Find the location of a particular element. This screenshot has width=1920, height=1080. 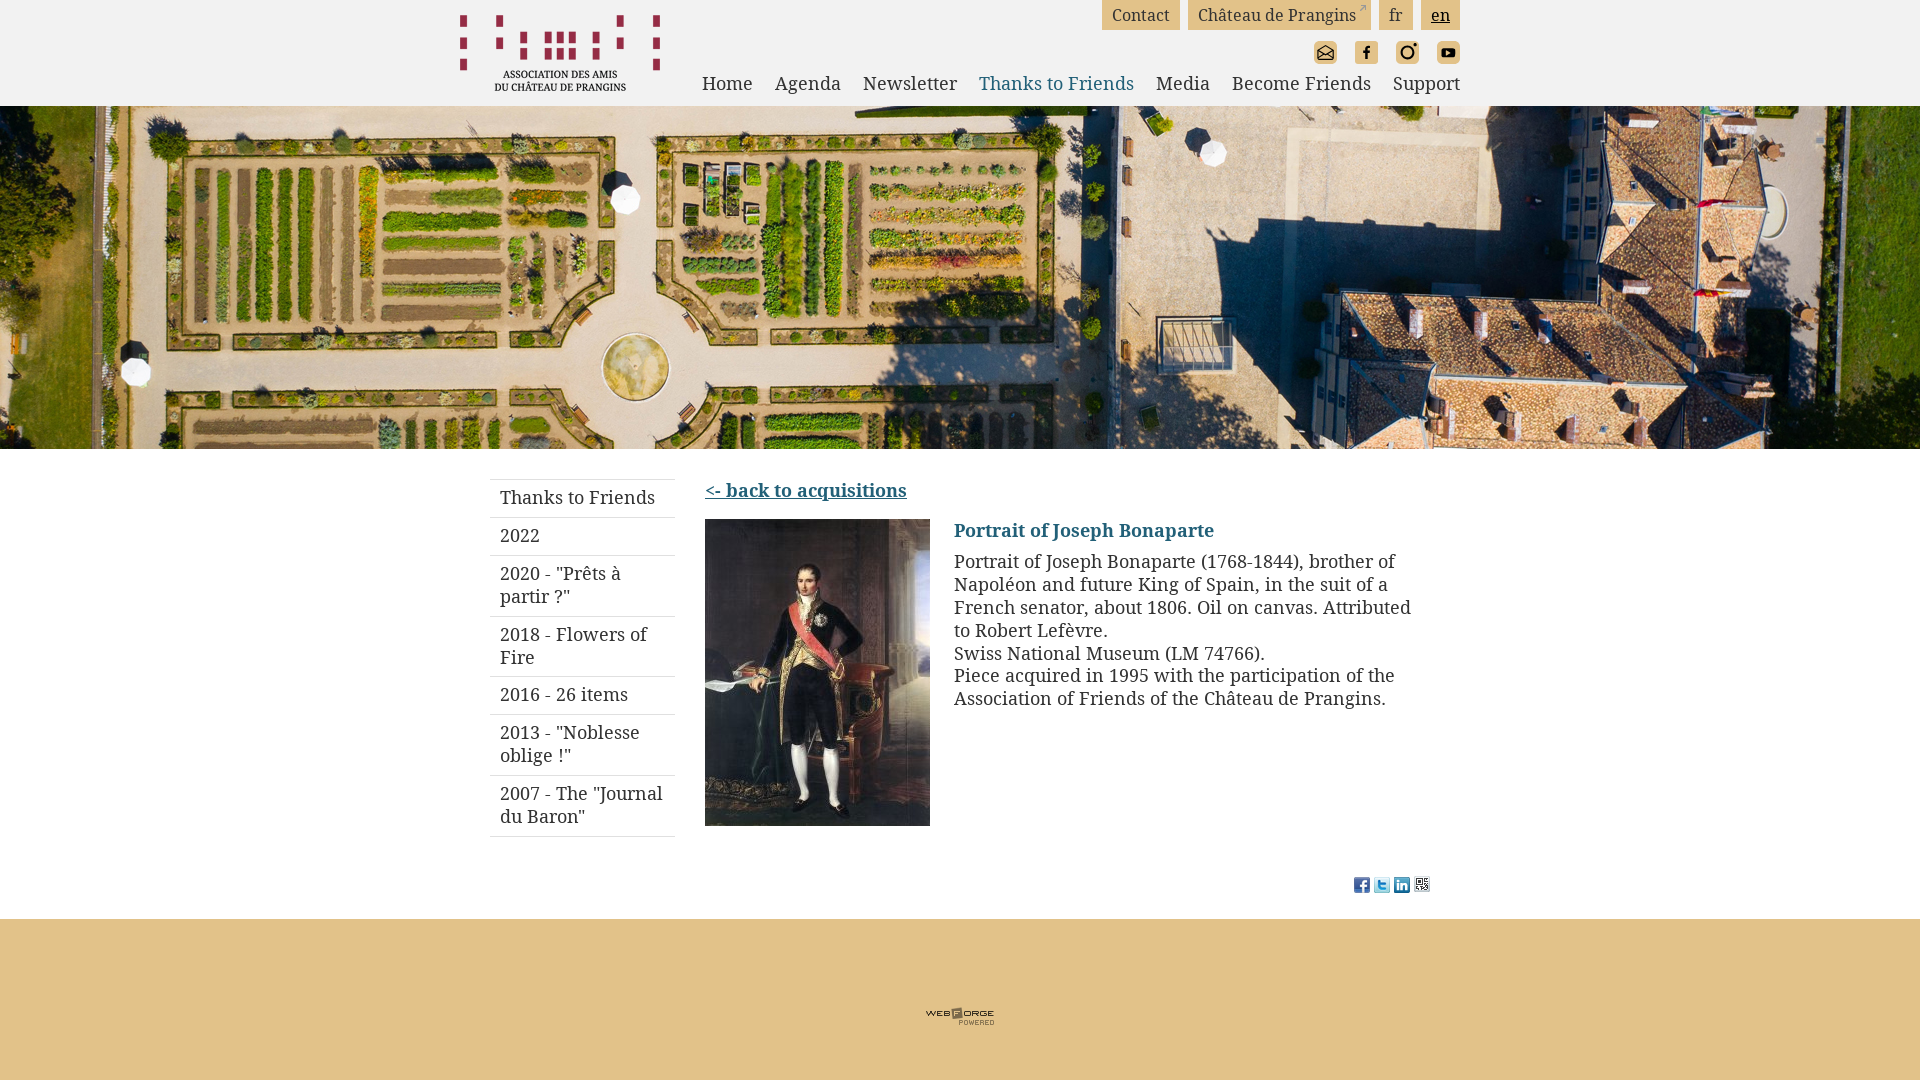

'Agenda' is located at coordinates (795, 83).